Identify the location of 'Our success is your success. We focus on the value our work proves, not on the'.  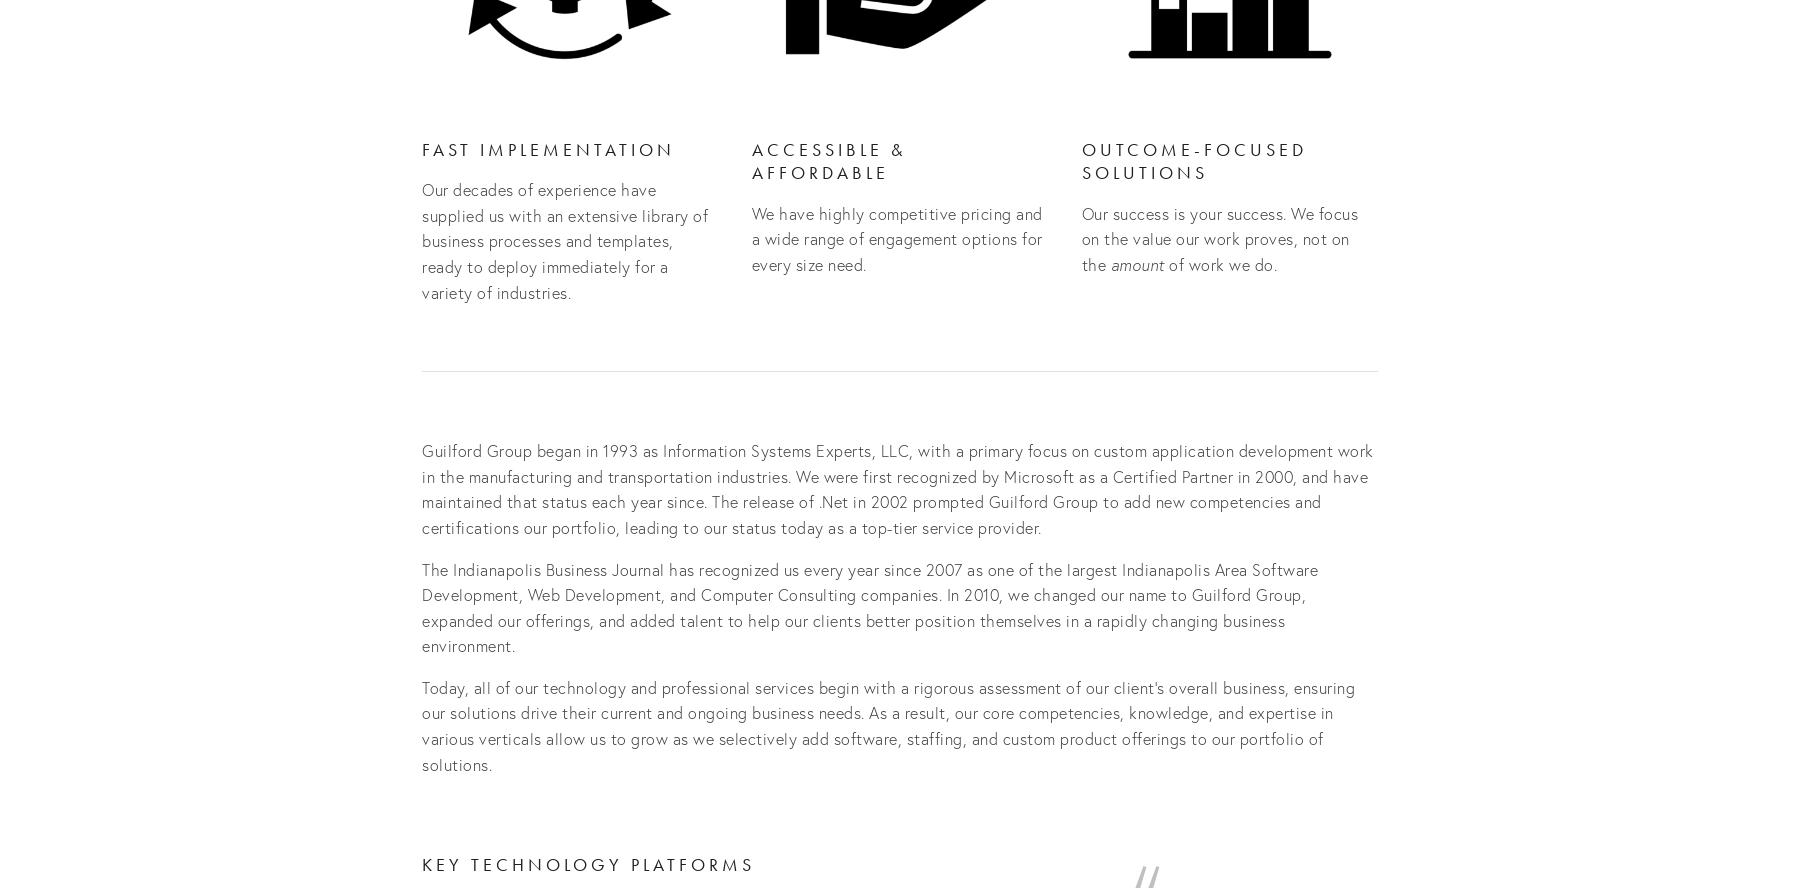
(1220, 237).